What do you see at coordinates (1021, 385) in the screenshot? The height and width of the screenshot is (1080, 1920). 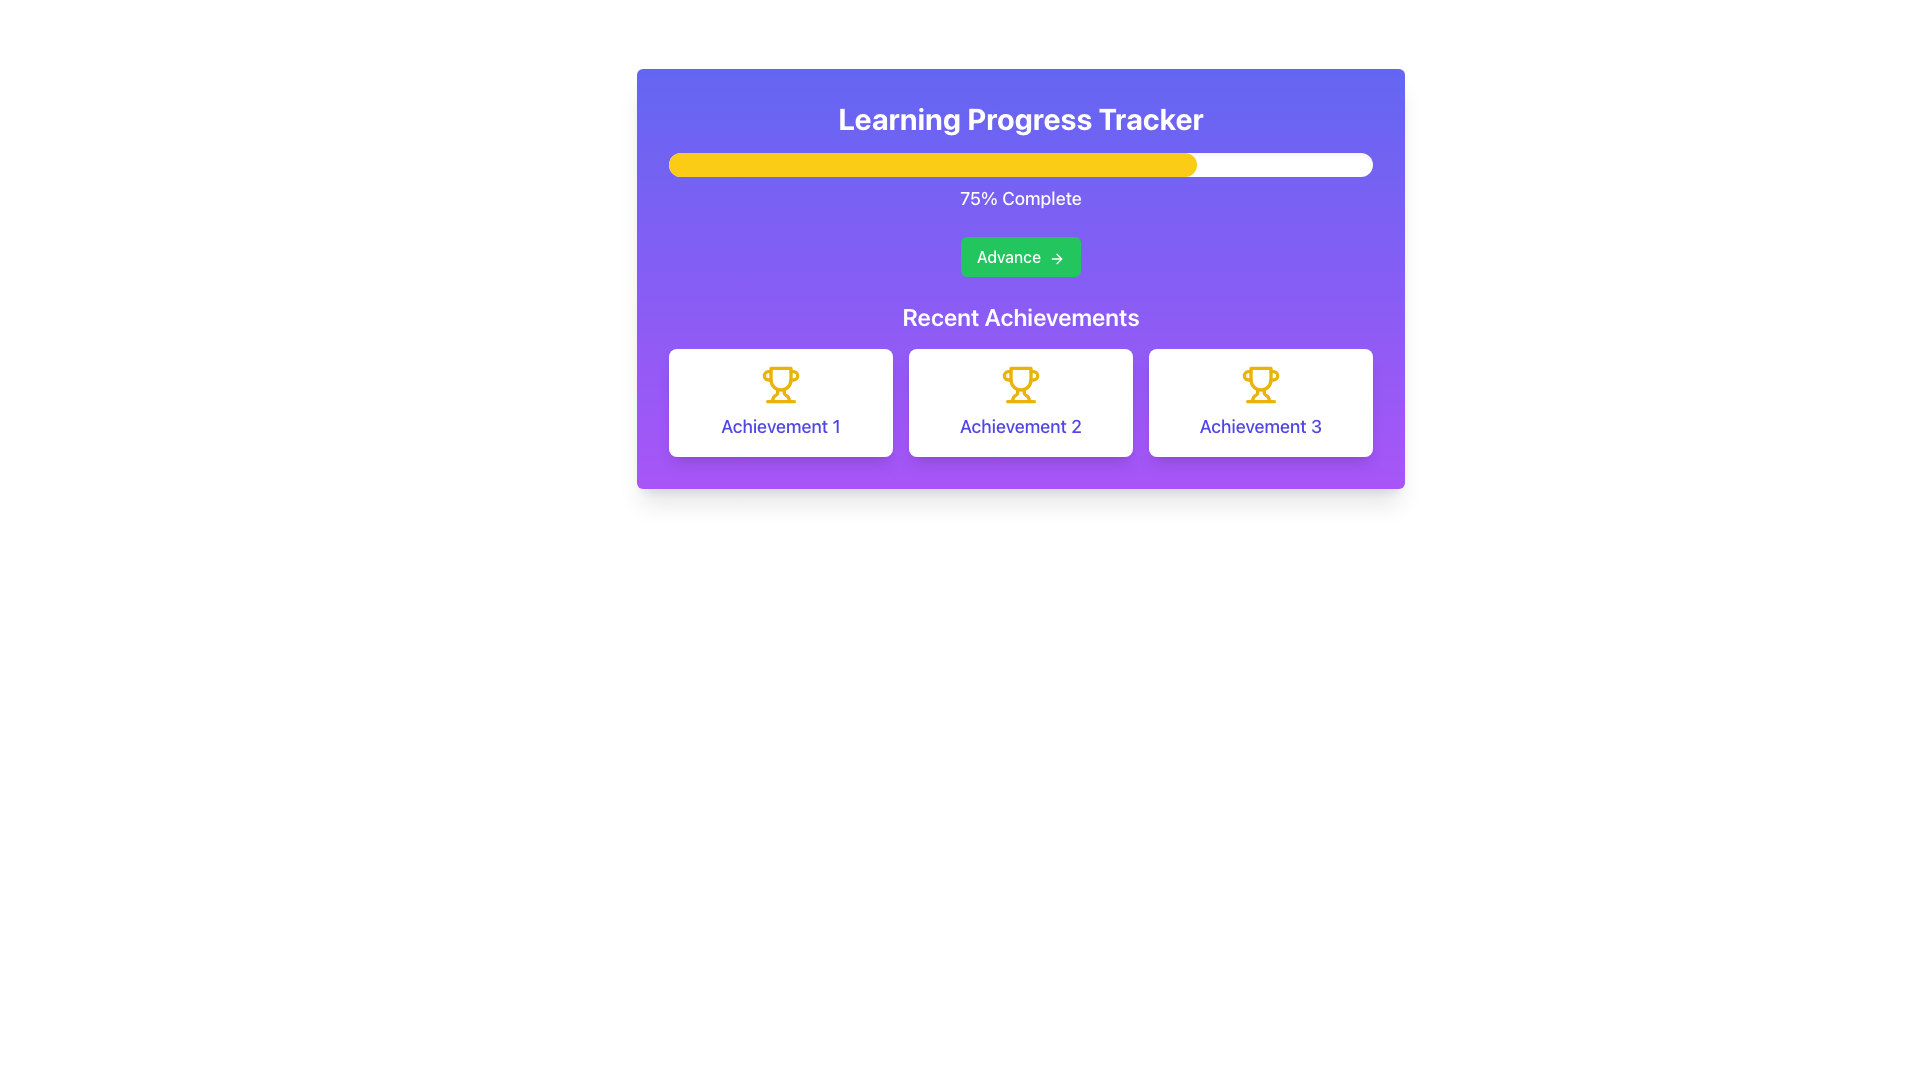 I see `the decorative SVG graphic element symbolizing 'Achievement 2' located in the center of the second card under the 'Recent Achievements' section` at bounding box center [1021, 385].